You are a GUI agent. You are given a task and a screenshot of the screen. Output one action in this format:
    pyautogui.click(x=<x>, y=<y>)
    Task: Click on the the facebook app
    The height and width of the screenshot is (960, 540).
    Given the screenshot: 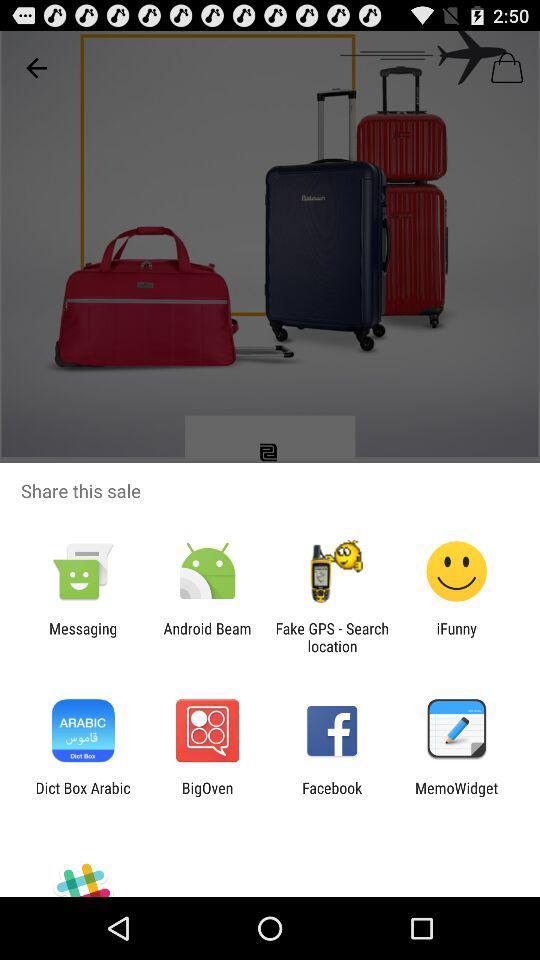 What is the action you would take?
    pyautogui.click(x=332, y=796)
    